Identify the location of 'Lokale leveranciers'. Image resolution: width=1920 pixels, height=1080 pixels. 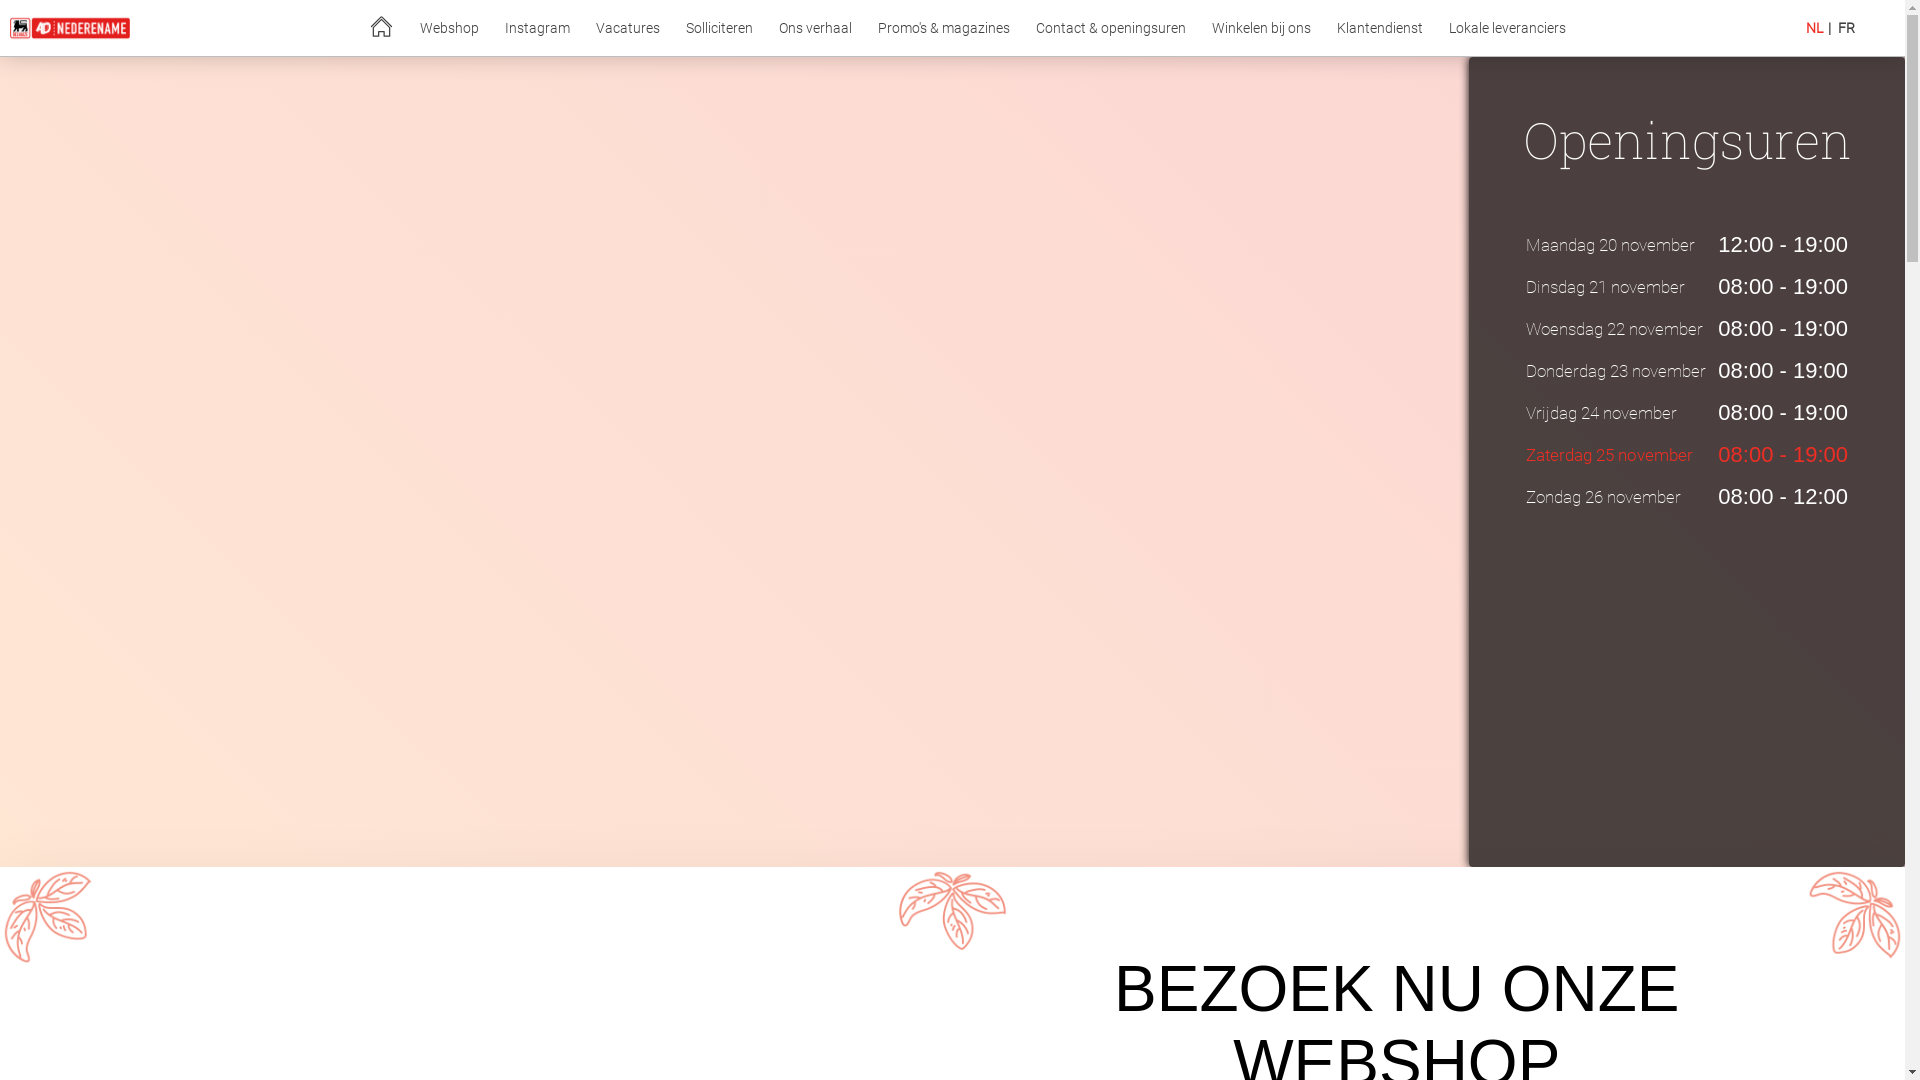
(1507, 27).